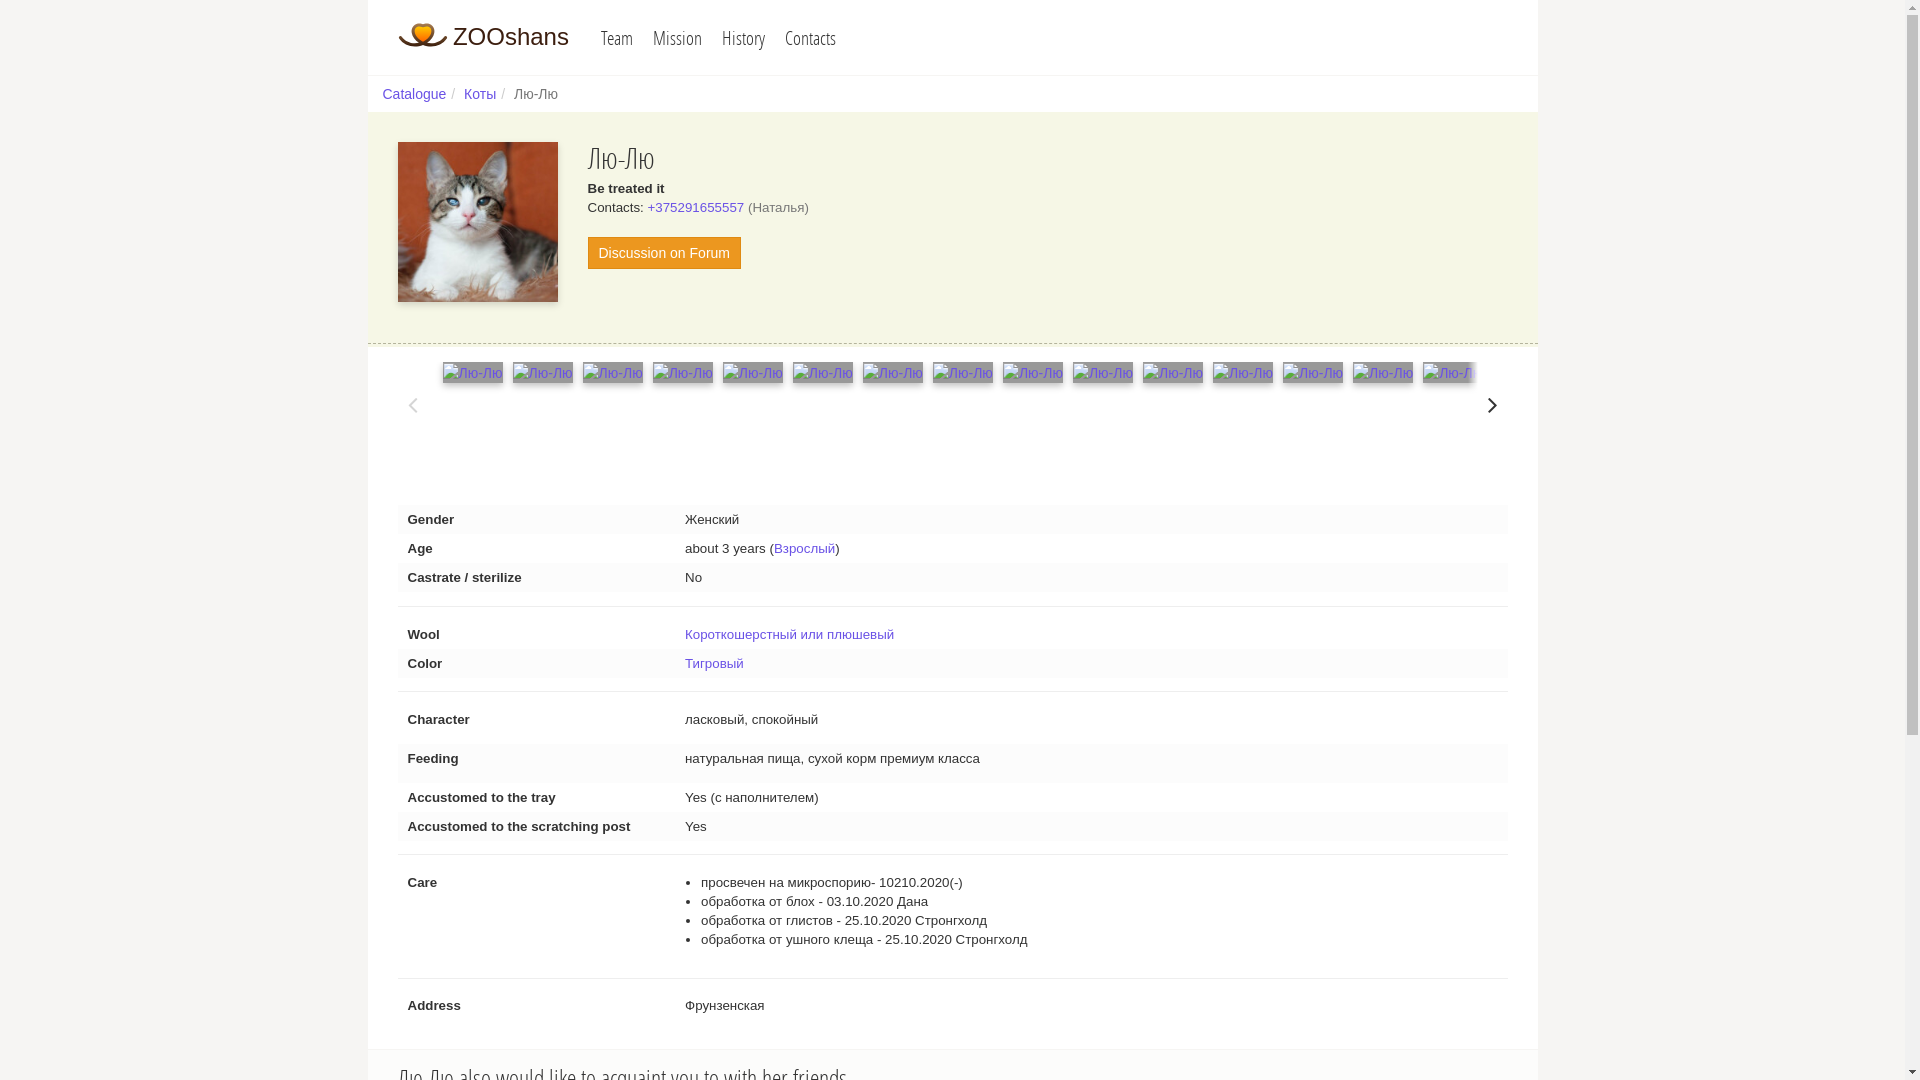 The height and width of the screenshot is (1080, 1920). What do you see at coordinates (398, 35) in the screenshot?
I see `'ZOOshans'` at bounding box center [398, 35].